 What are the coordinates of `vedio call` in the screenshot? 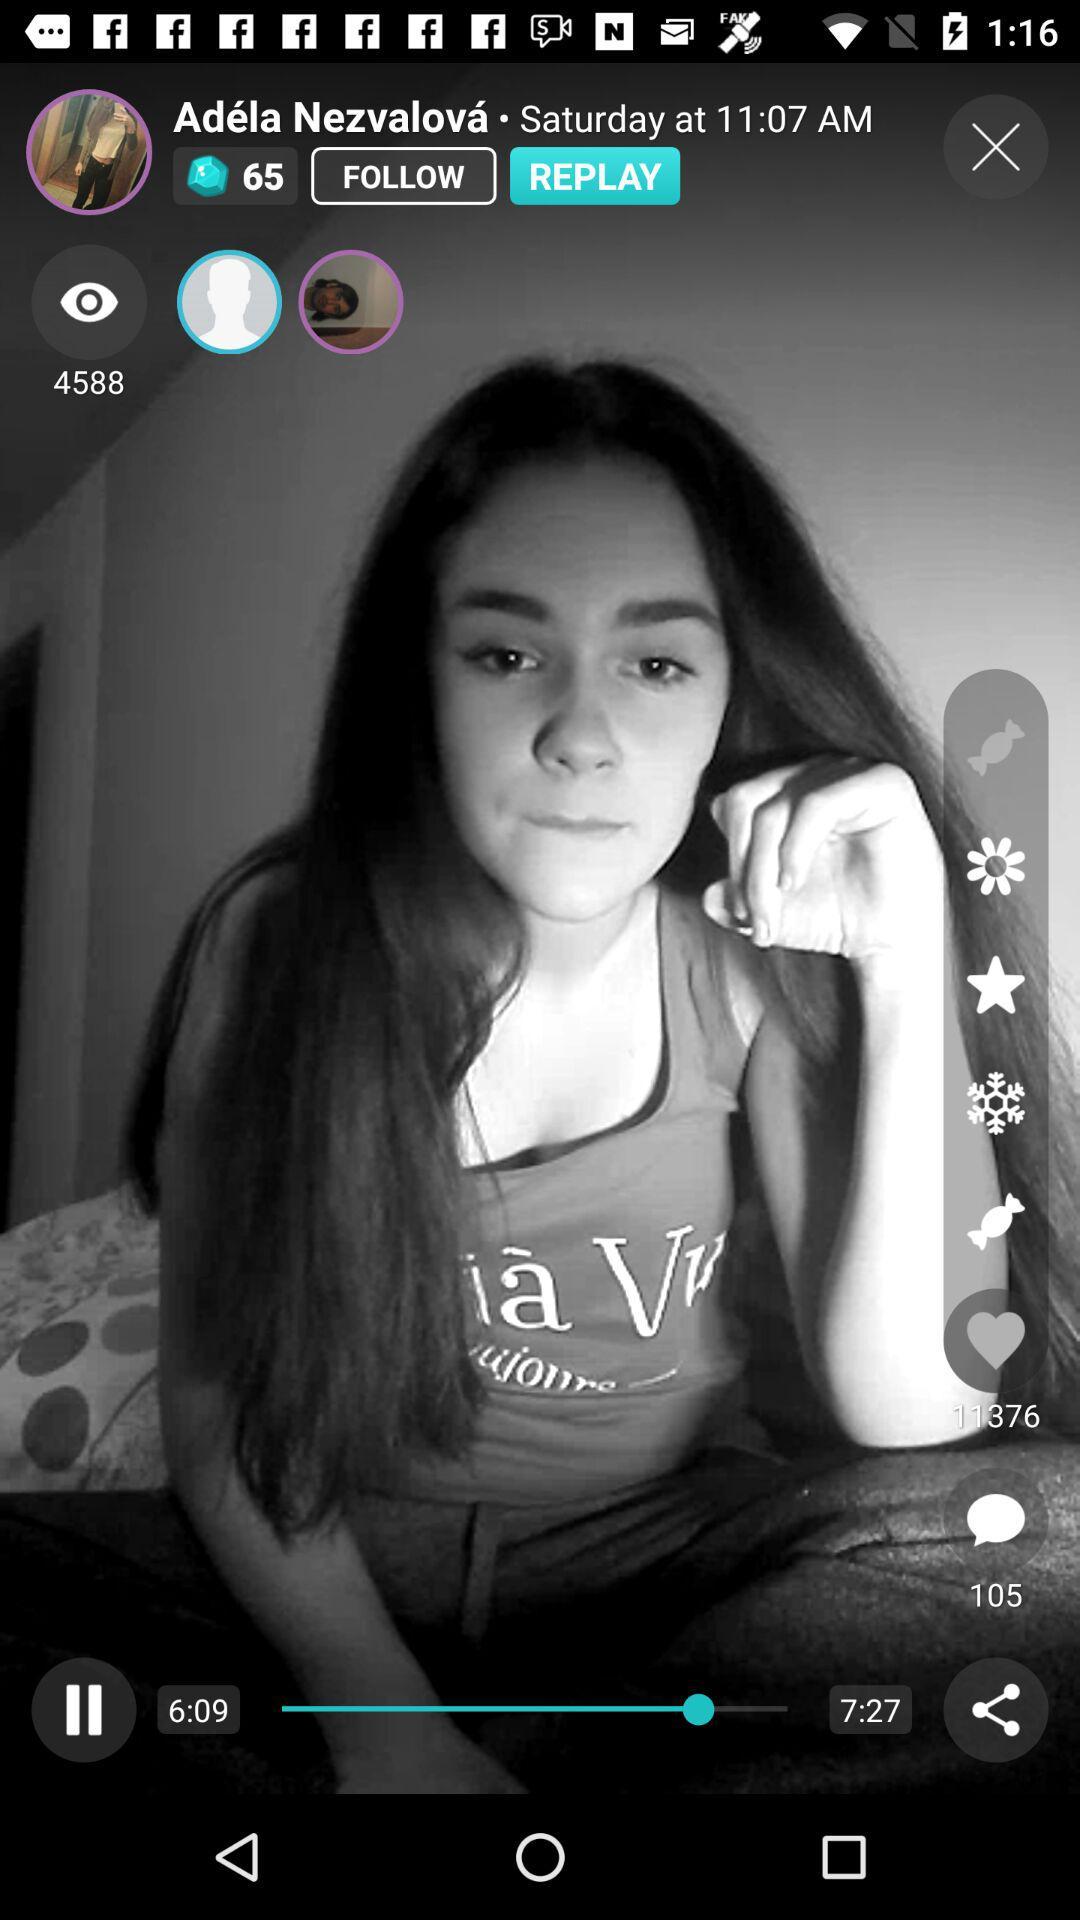 It's located at (228, 301).